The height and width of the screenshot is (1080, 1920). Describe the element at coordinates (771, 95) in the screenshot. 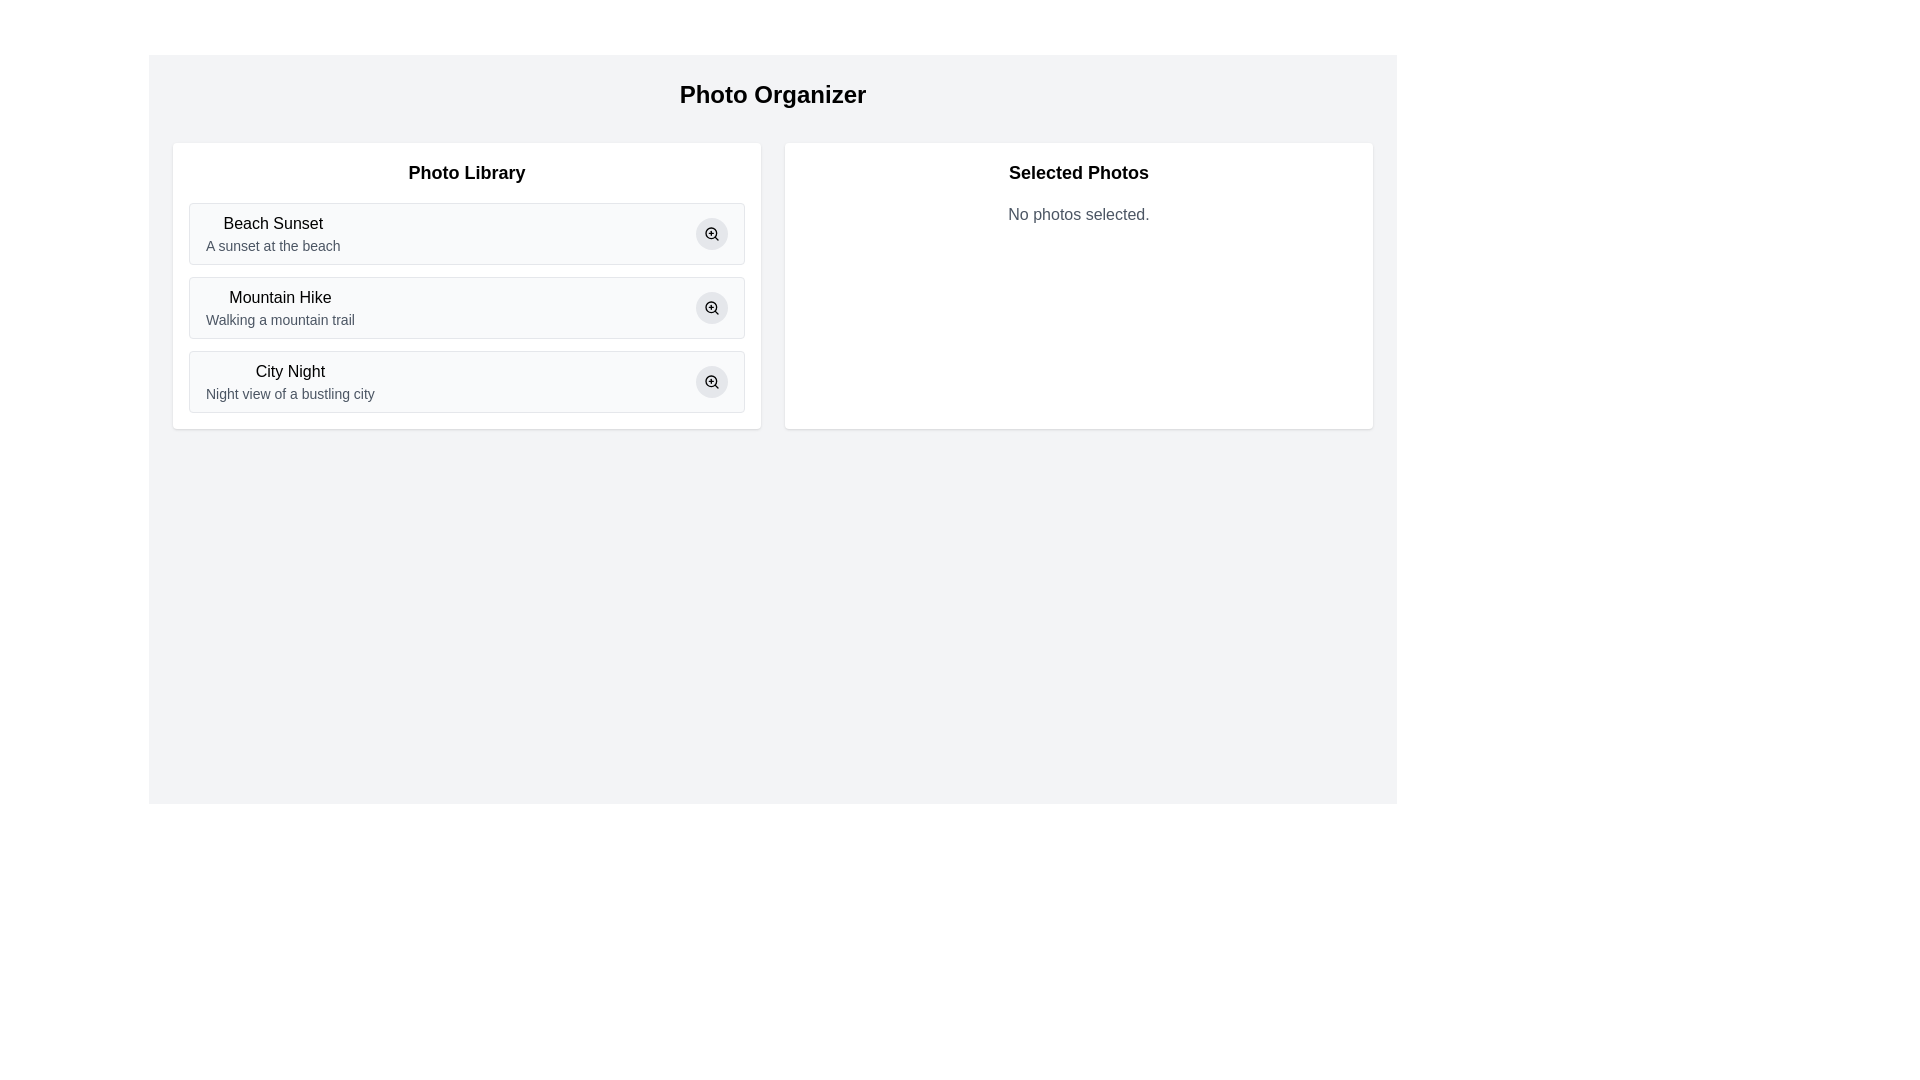

I see `the text heading 'Photo Organizer', which is styled with a bold font and large size, located at the top center of the interface` at that location.